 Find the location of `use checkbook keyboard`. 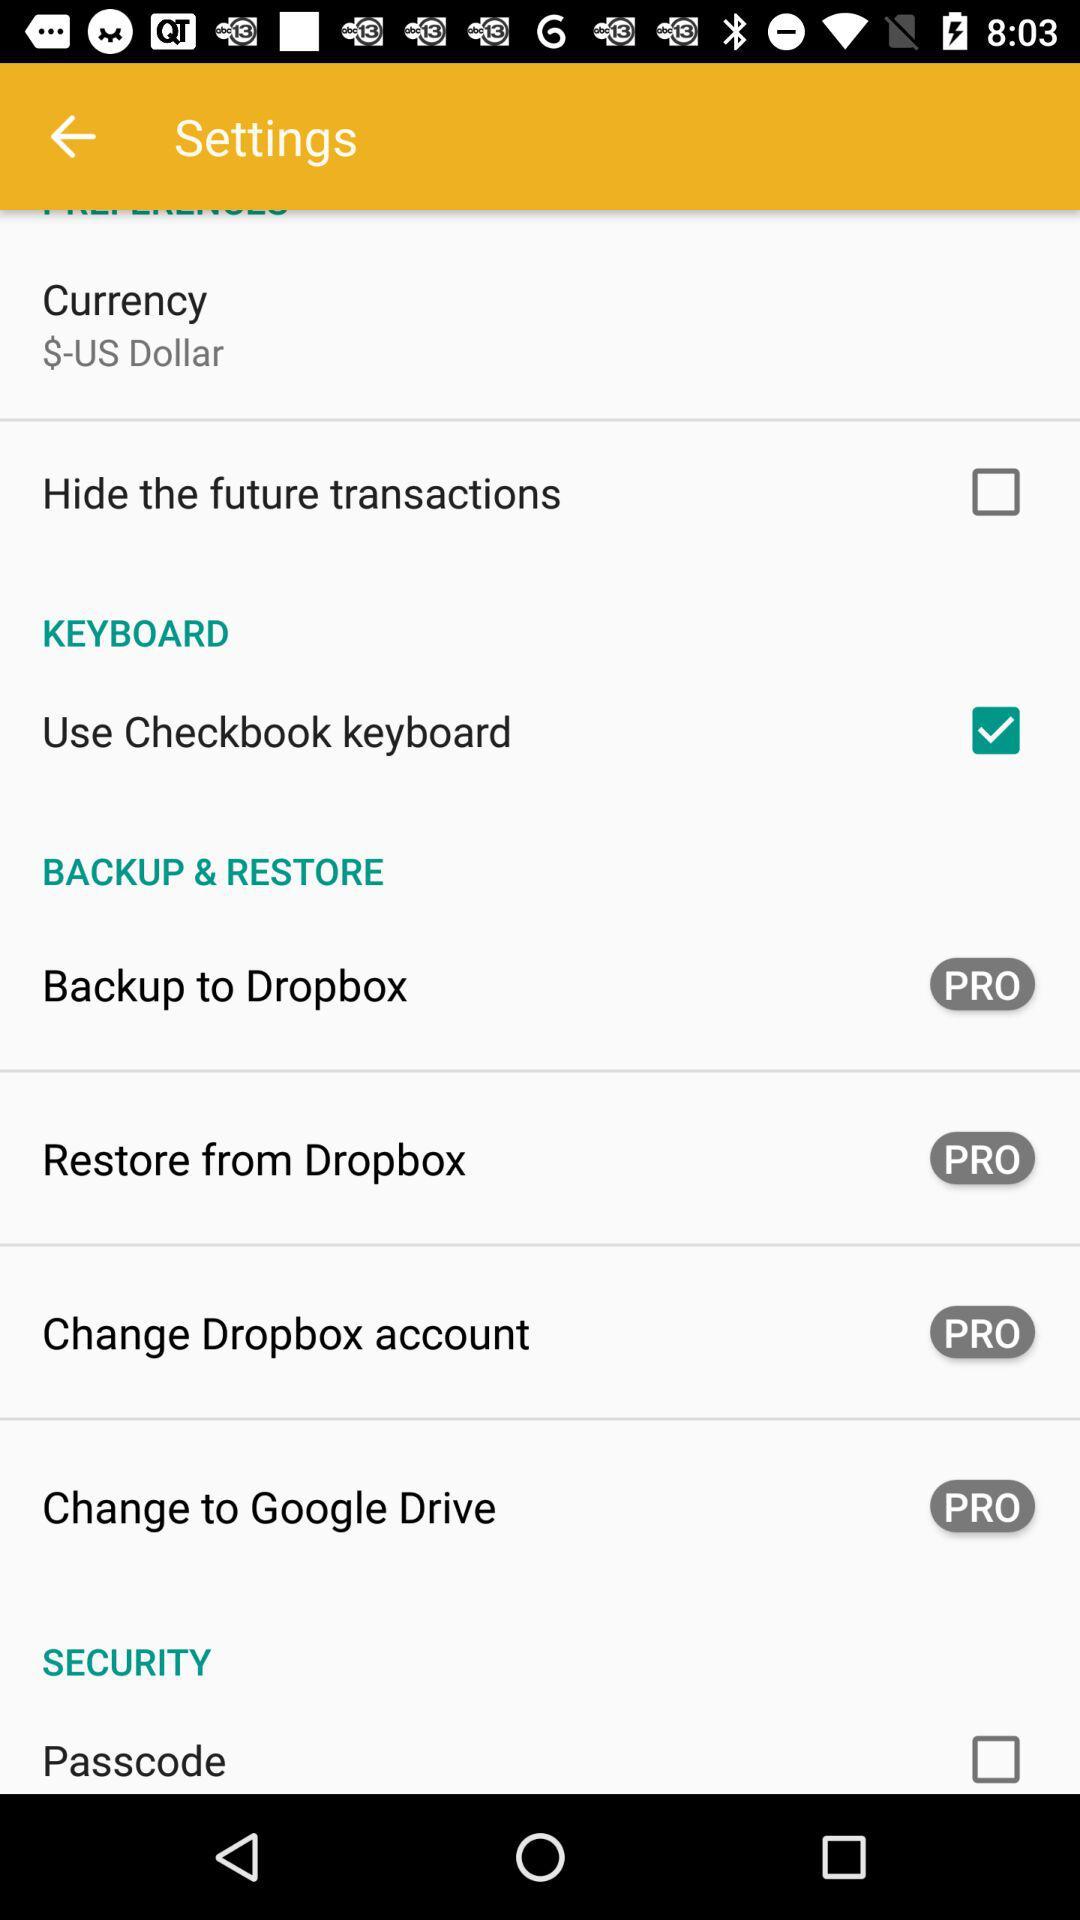

use checkbook keyboard is located at coordinates (277, 729).